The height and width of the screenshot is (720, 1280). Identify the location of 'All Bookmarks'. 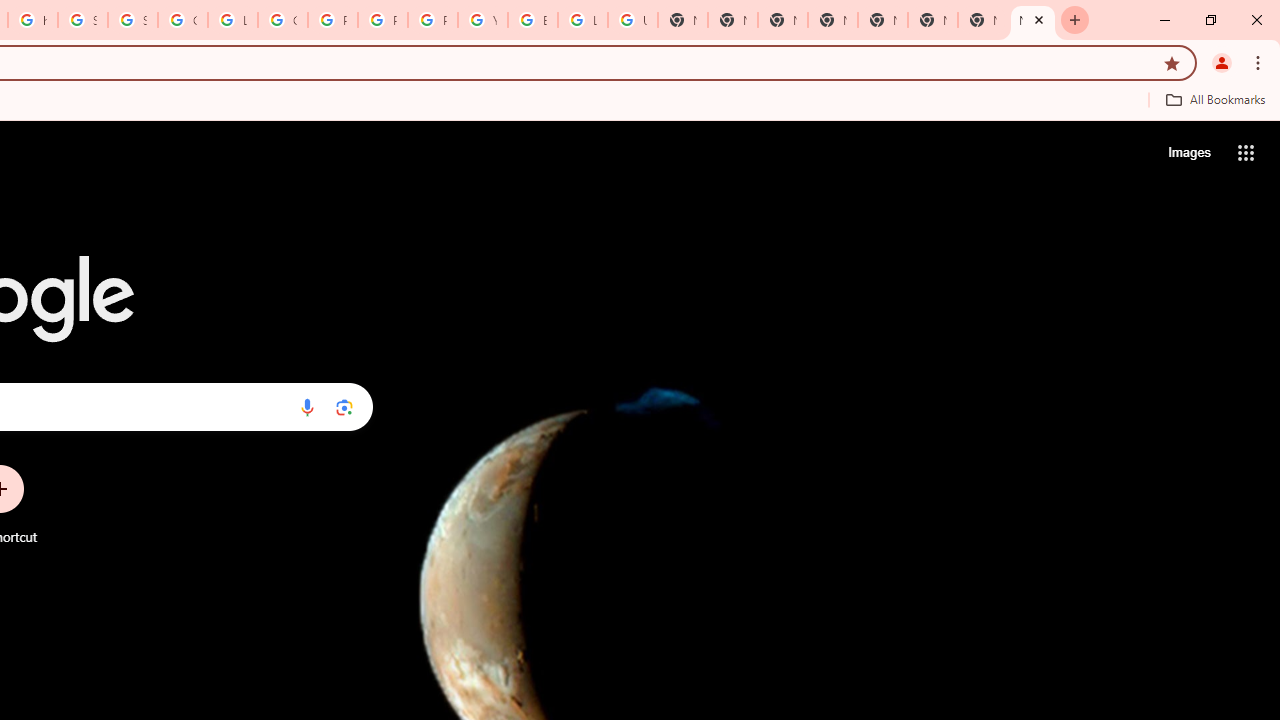
(1214, 99).